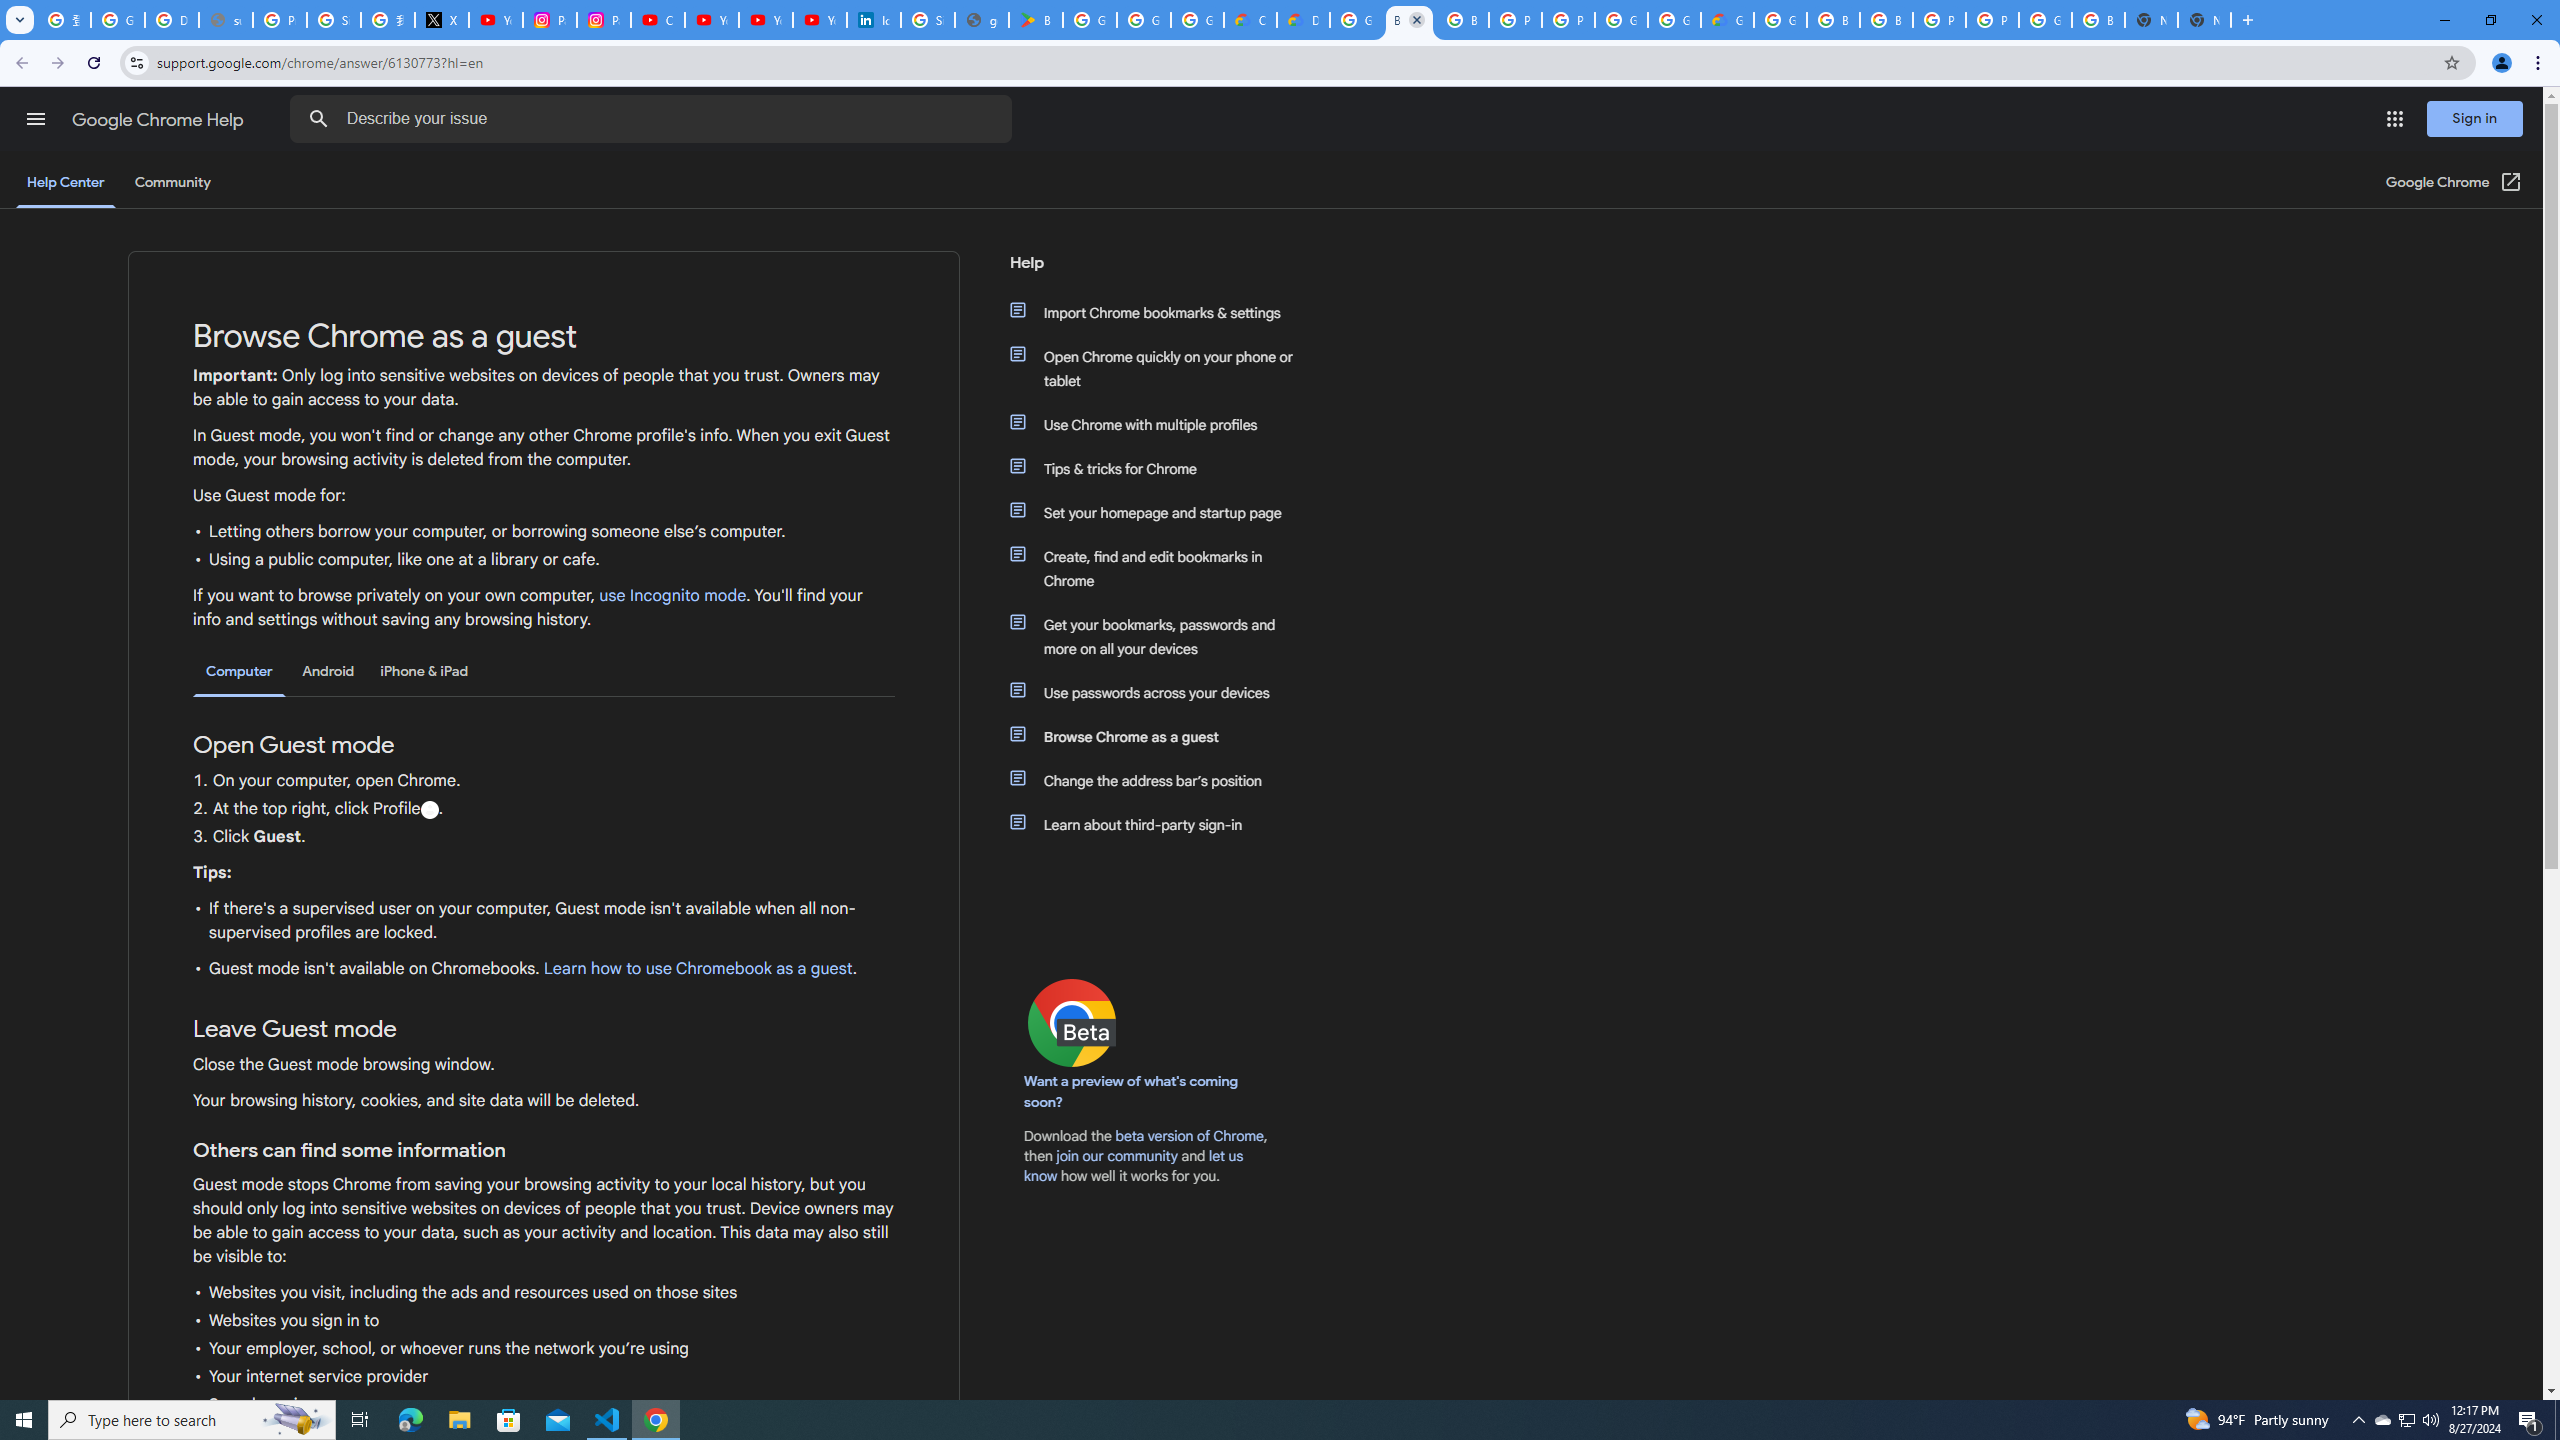 This screenshot has height=1440, width=2560. I want to click on 'use Incognito mode', so click(672, 595).